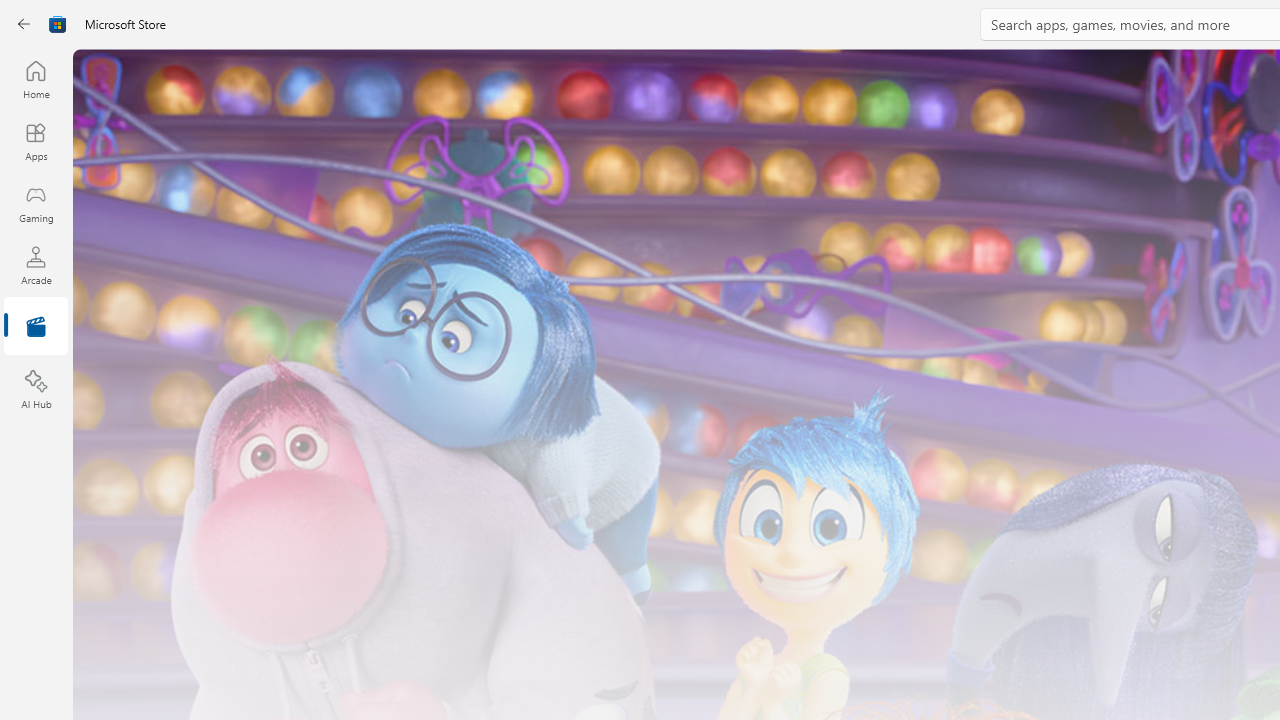  I want to click on 'Entertainment', so click(35, 326).